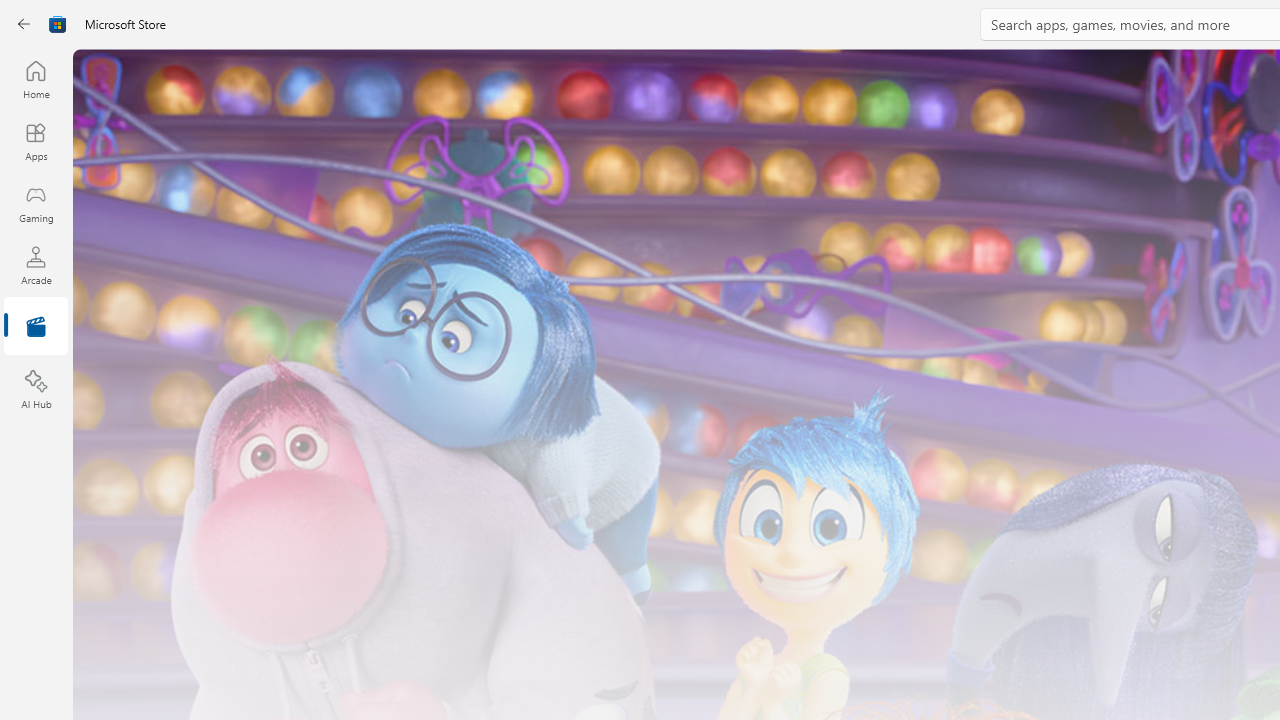  I want to click on 'Entertainment', so click(35, 326).